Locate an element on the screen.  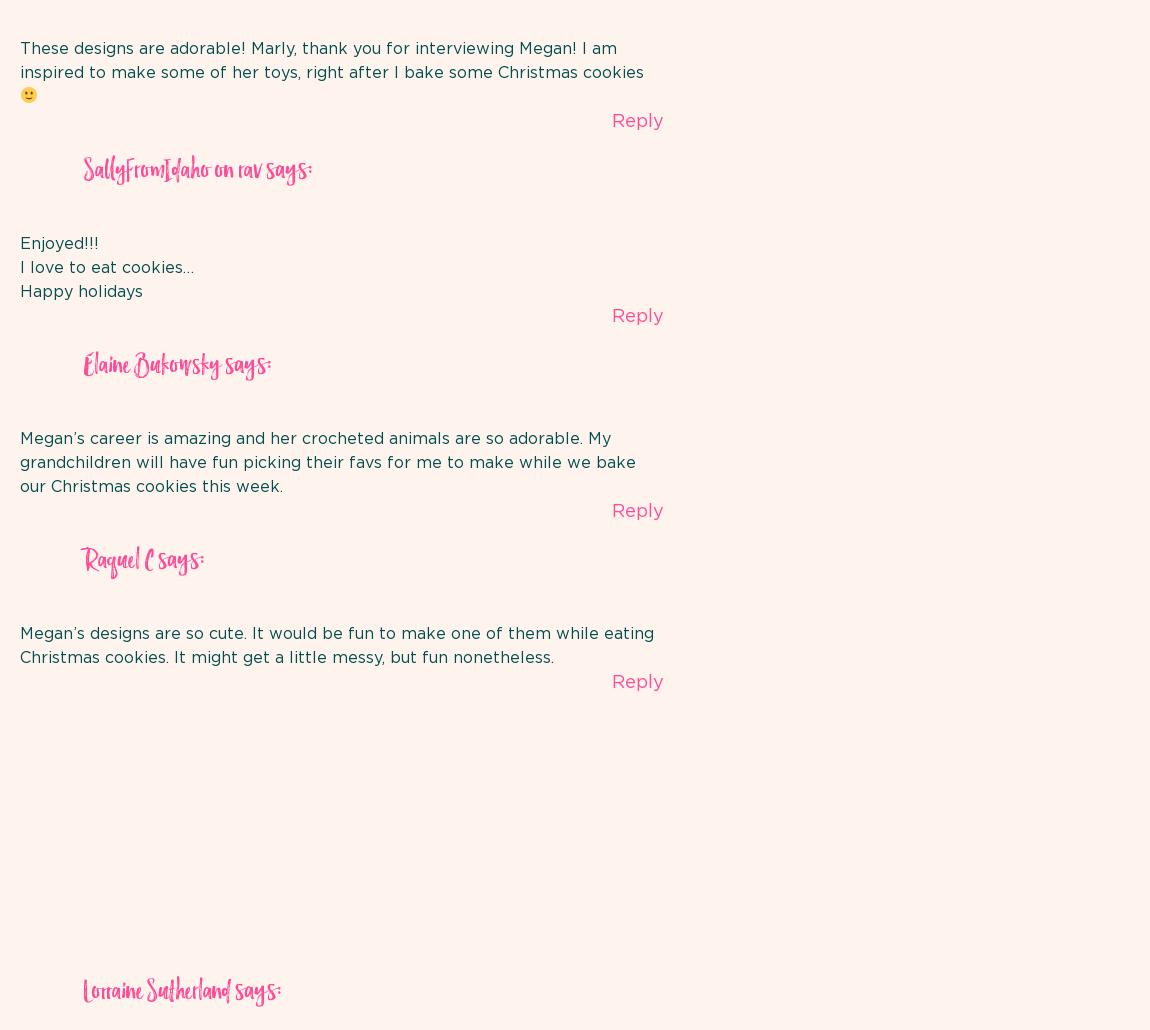
'Megan’s designs are so cute. It would be fun to make one of them while eating Christmas cookies. It might get a little messy, but fun nonetheless.' is located at coordinates (336, 643).